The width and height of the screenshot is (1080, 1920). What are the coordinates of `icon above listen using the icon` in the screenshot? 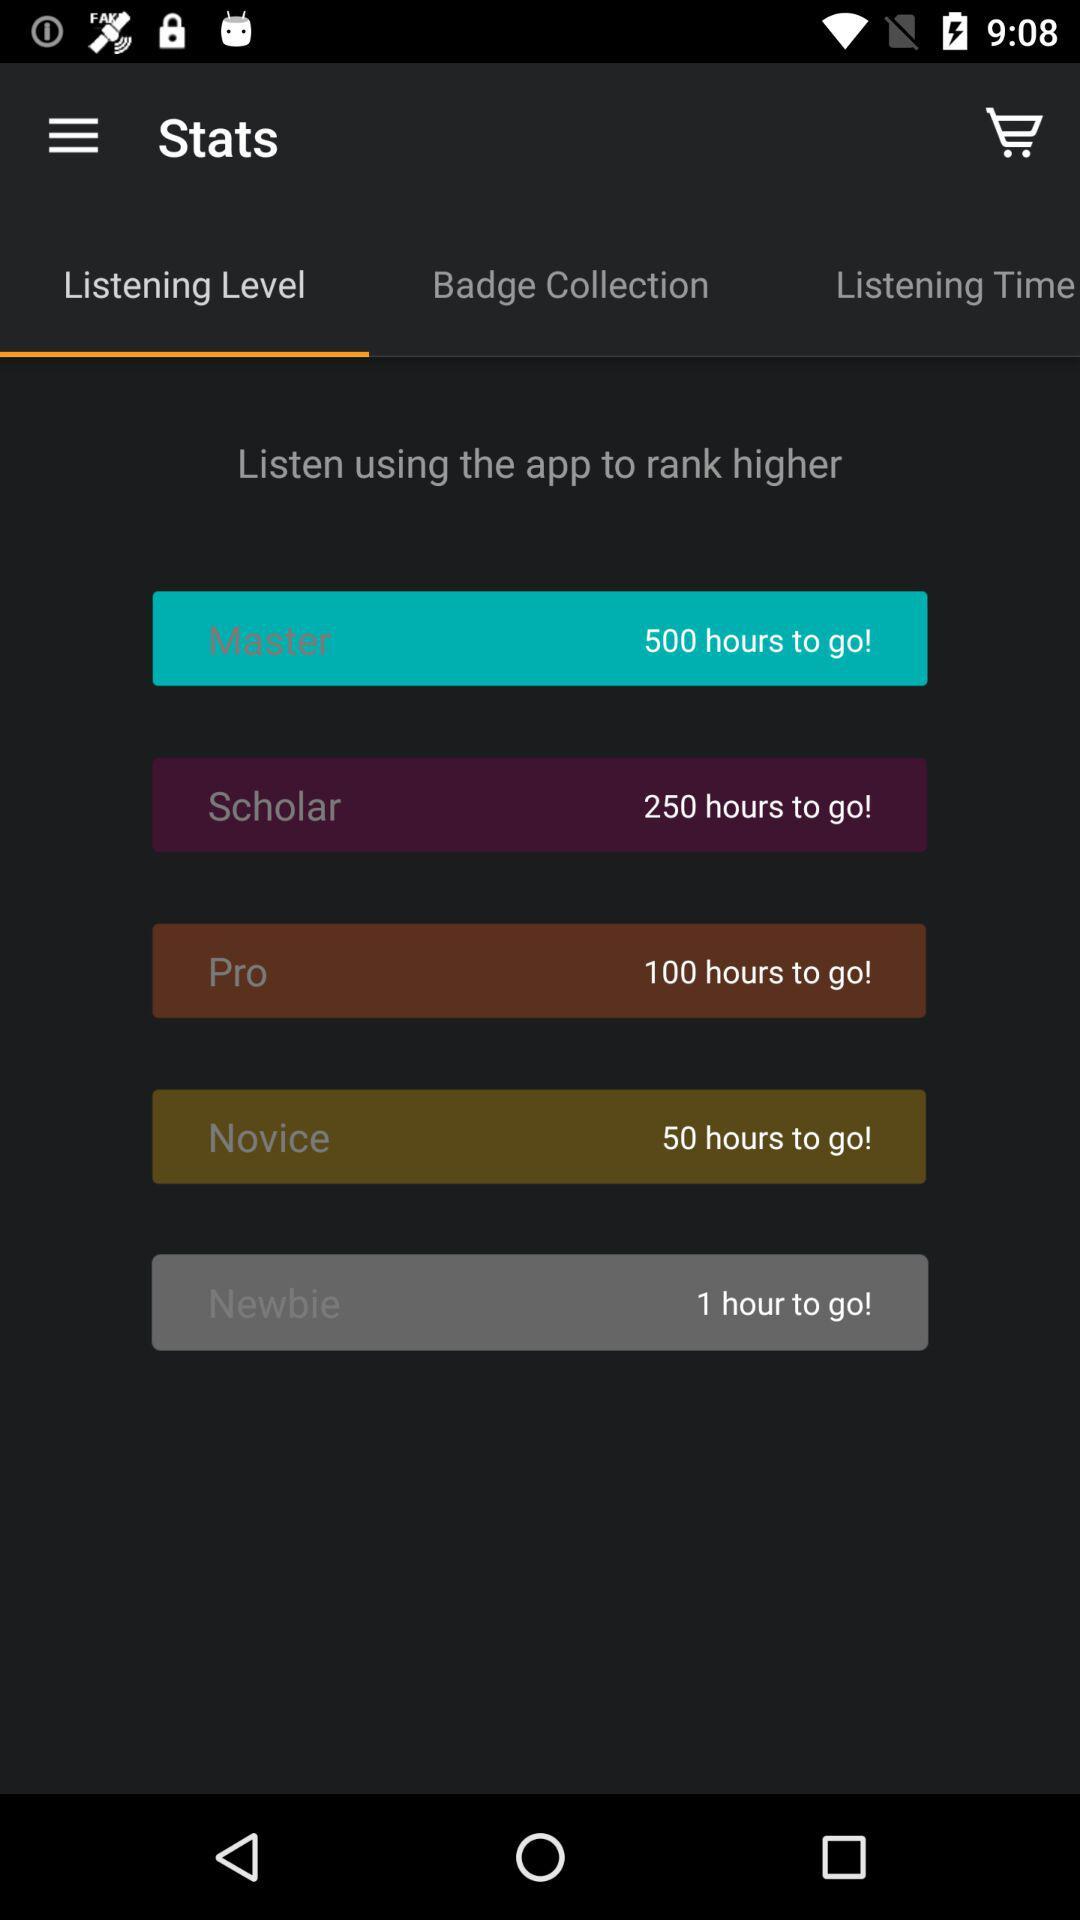 It's located at (184, 282).